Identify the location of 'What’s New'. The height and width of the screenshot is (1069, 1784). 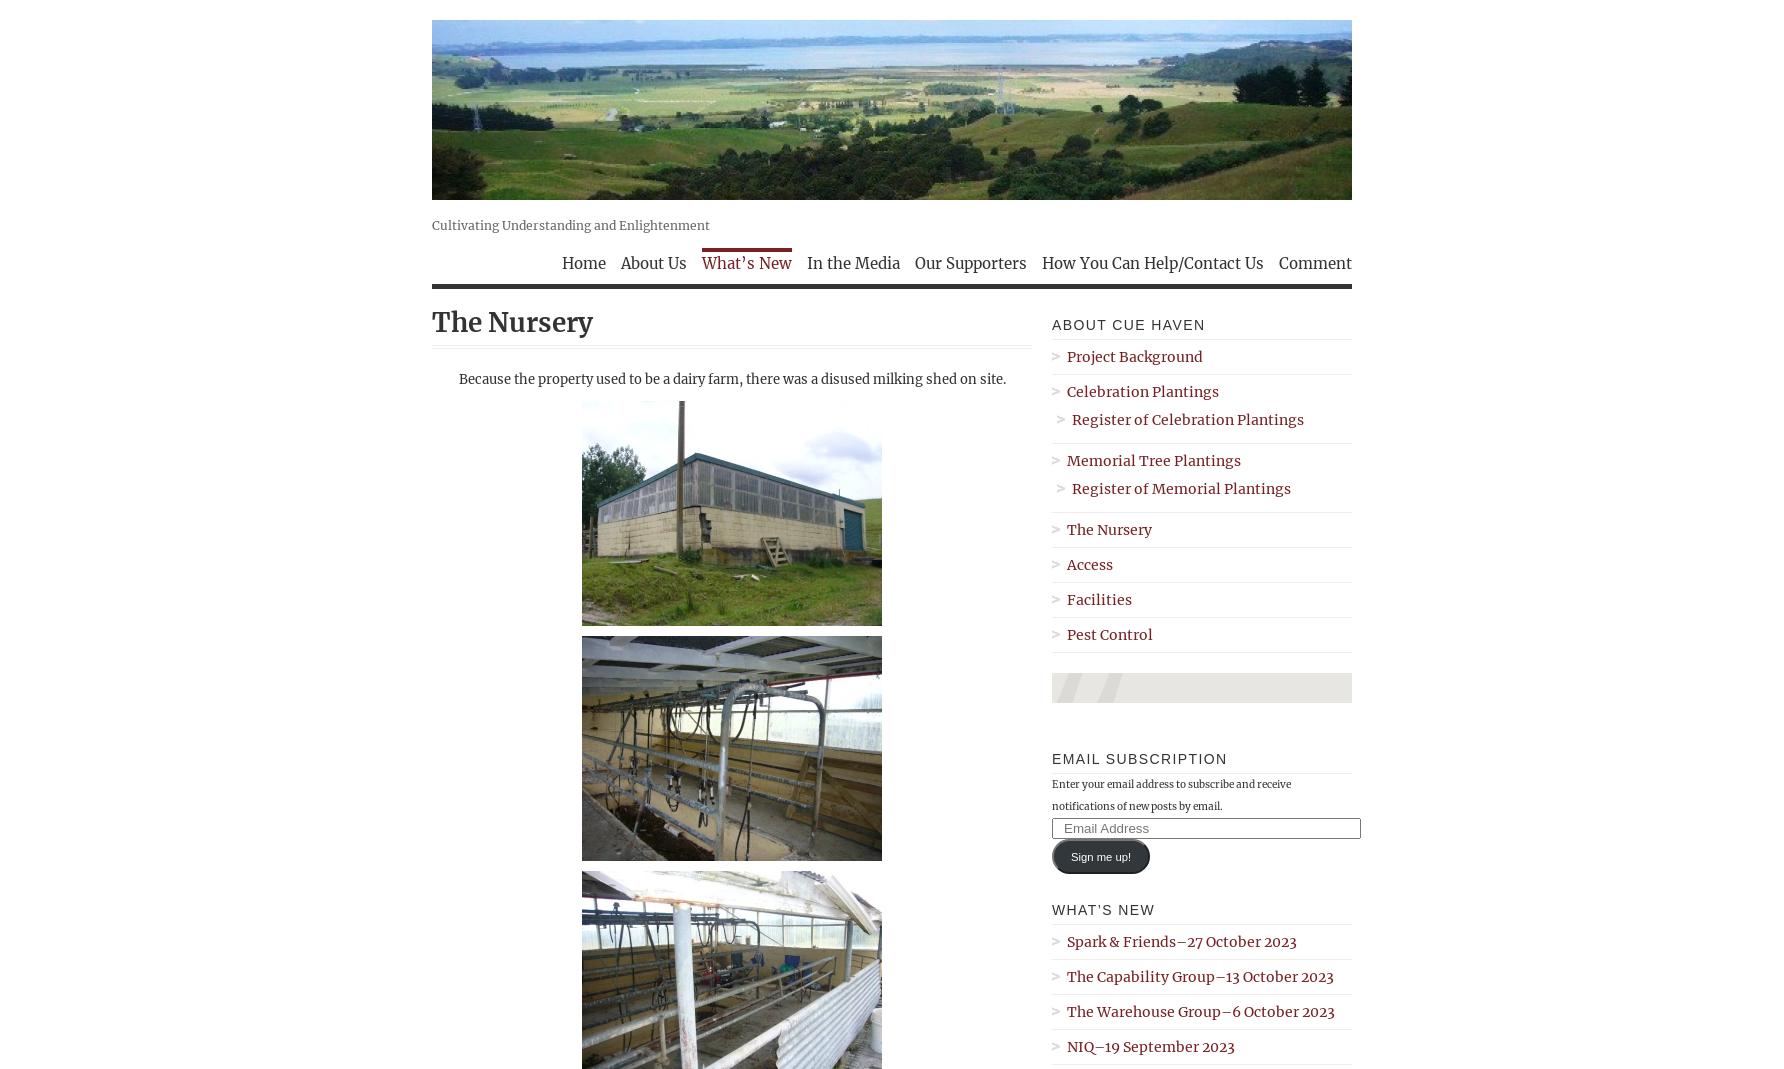
(1102, 909).